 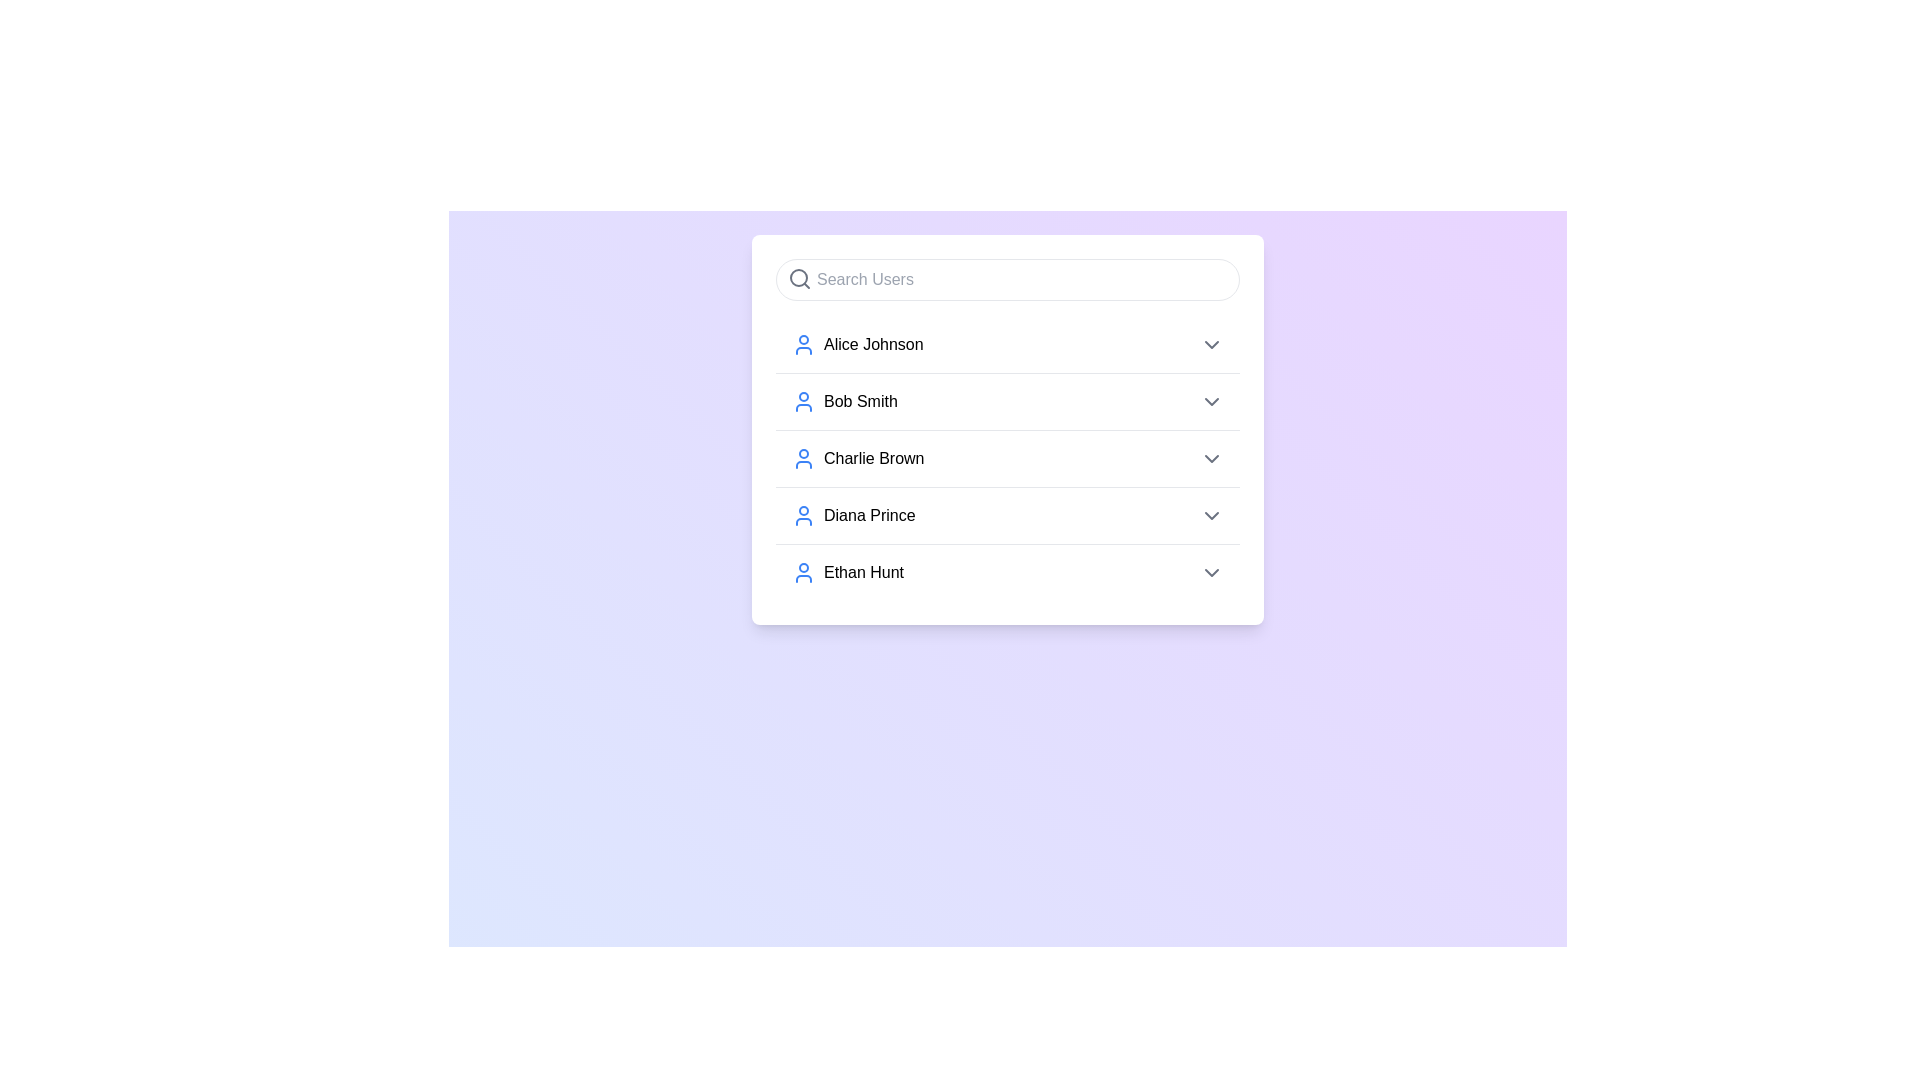 I want to click on the user's profile icon, which is a small blue outlined icon located to the left of the text 'Ethan Hunt' in the list item, so click(x=804, y=573).